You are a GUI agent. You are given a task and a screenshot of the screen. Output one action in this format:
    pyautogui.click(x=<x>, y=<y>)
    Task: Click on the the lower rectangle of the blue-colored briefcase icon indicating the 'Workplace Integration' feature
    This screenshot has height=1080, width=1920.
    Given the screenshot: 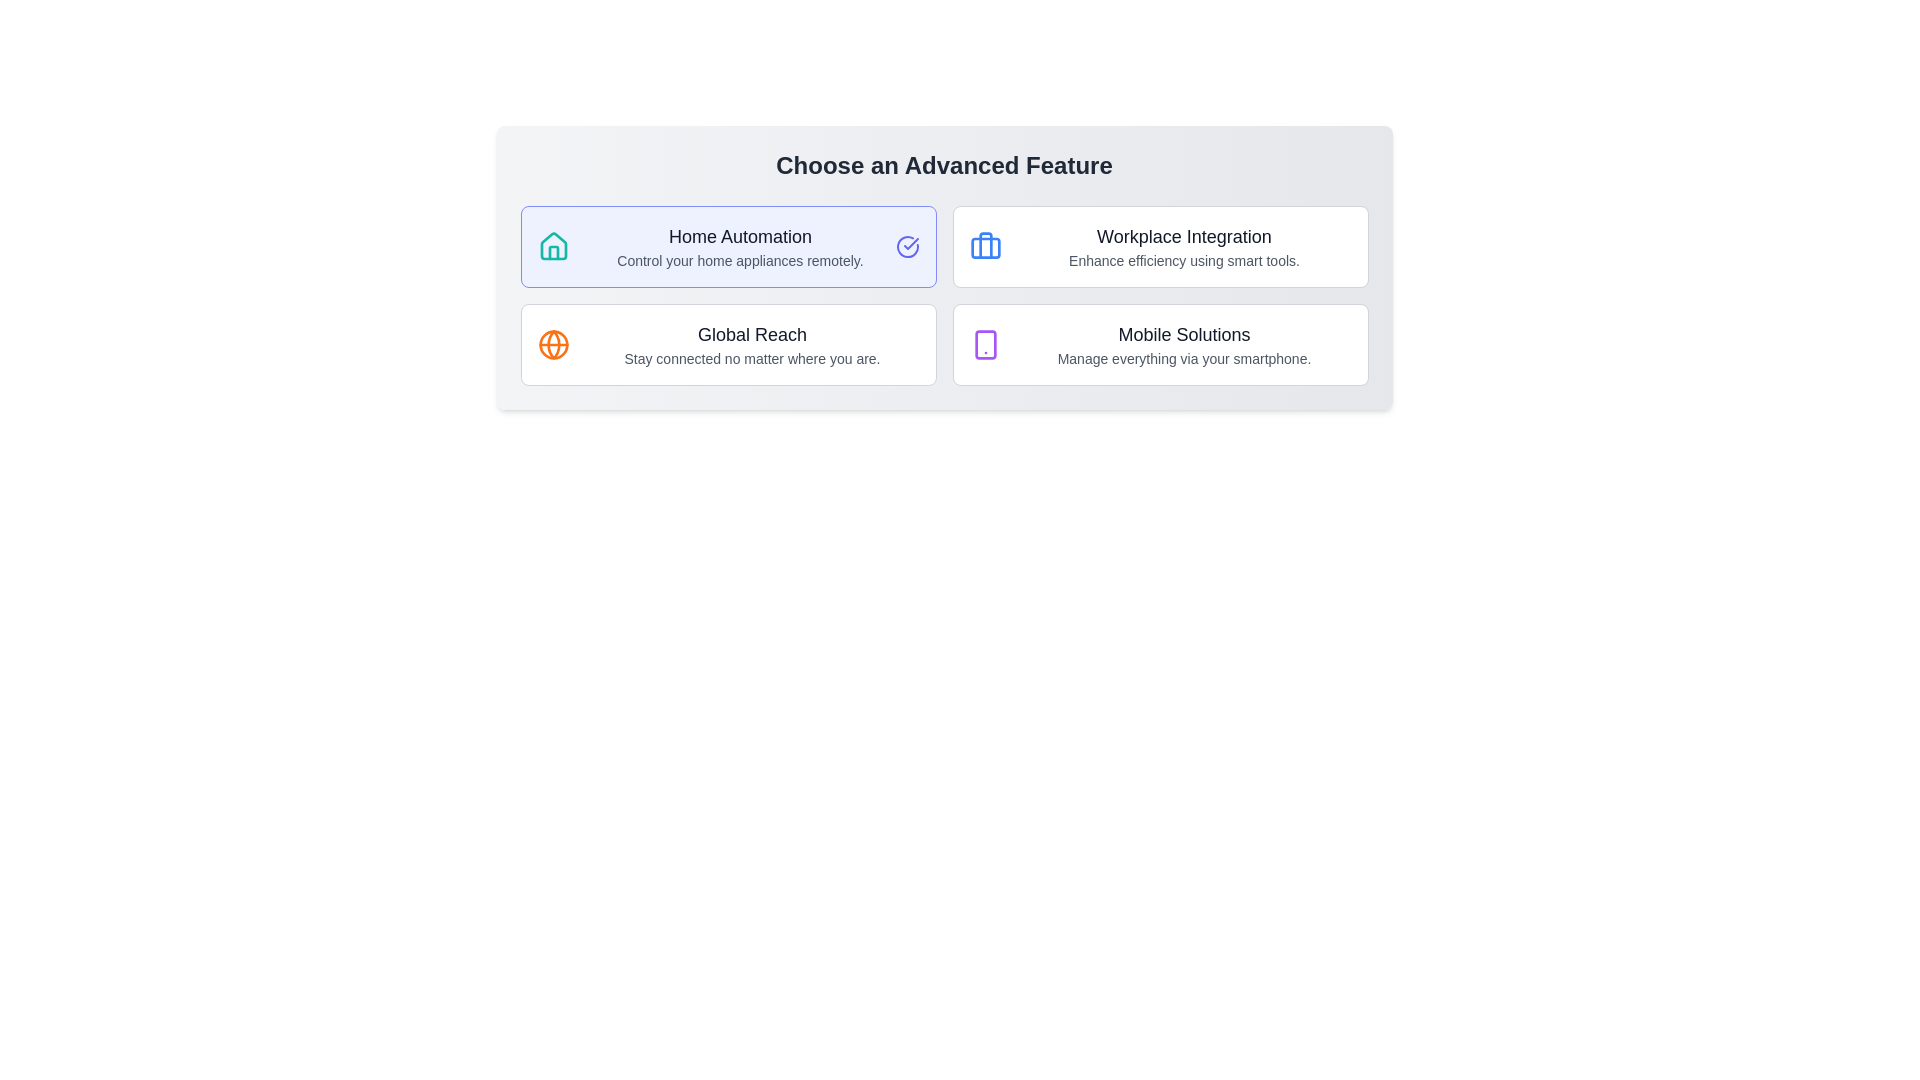 What is the action you would take?
    pyautogui.click(x=985, y=247)
    